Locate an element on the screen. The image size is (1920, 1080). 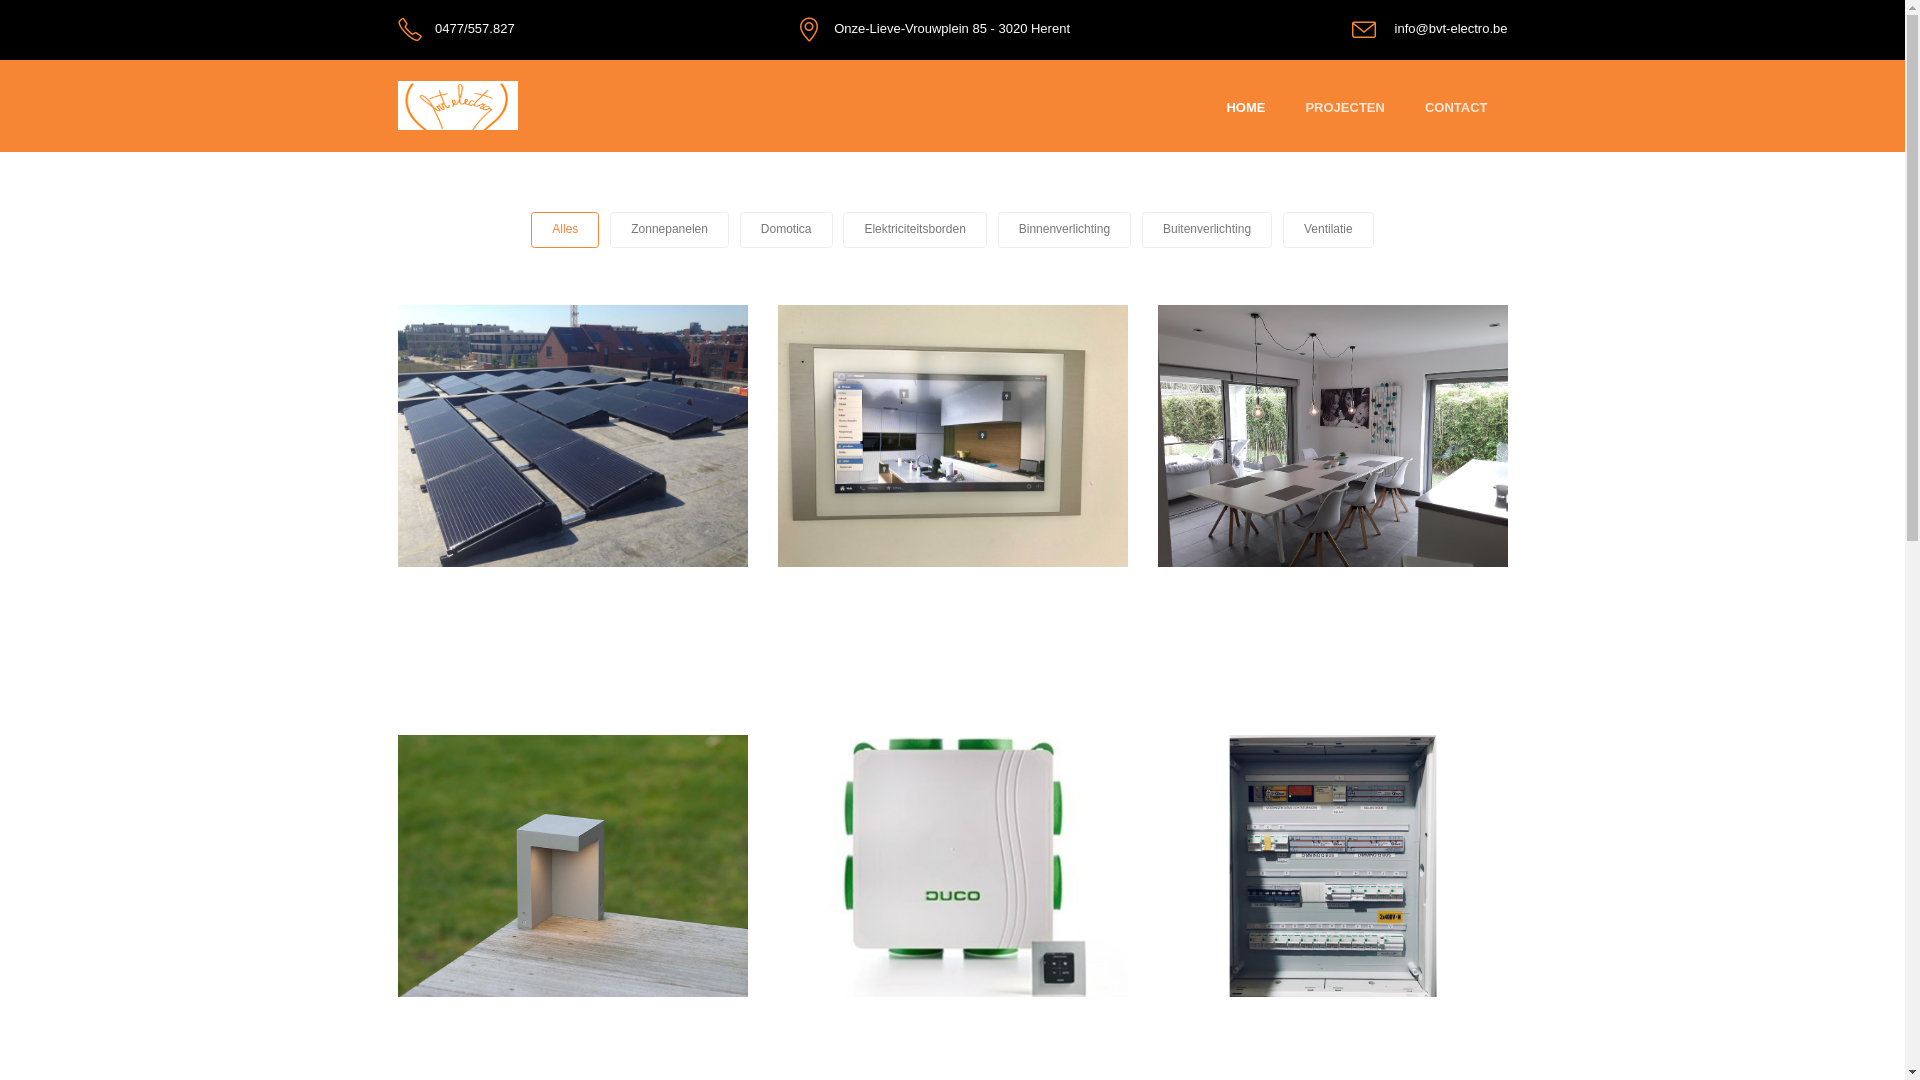
'PROJECTEN' is located at coordinates (1305, 108).